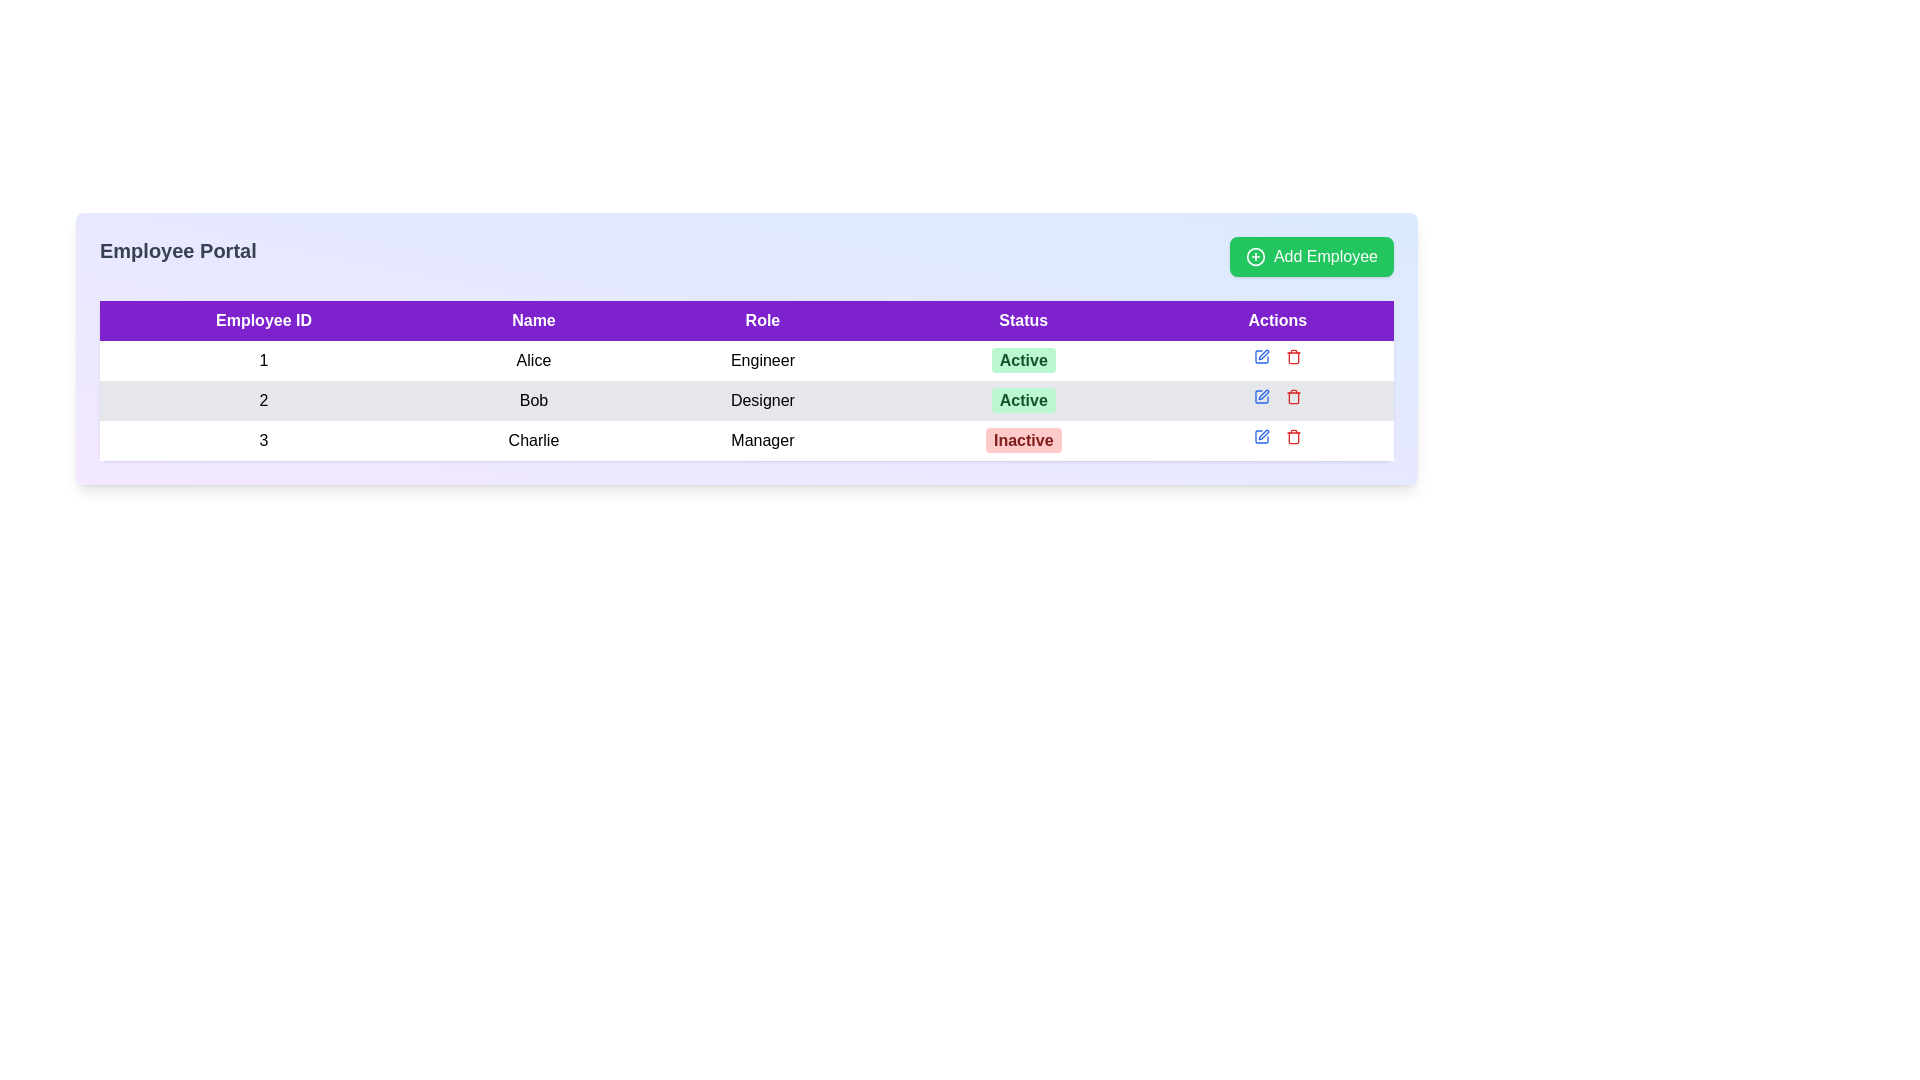  What do you see at coordinates (263, 361) in the screenshot?
I see `the first cell in the first data row under the 'Employee ID' column to focus on the employee identifier` at bounding box center [263, 361].